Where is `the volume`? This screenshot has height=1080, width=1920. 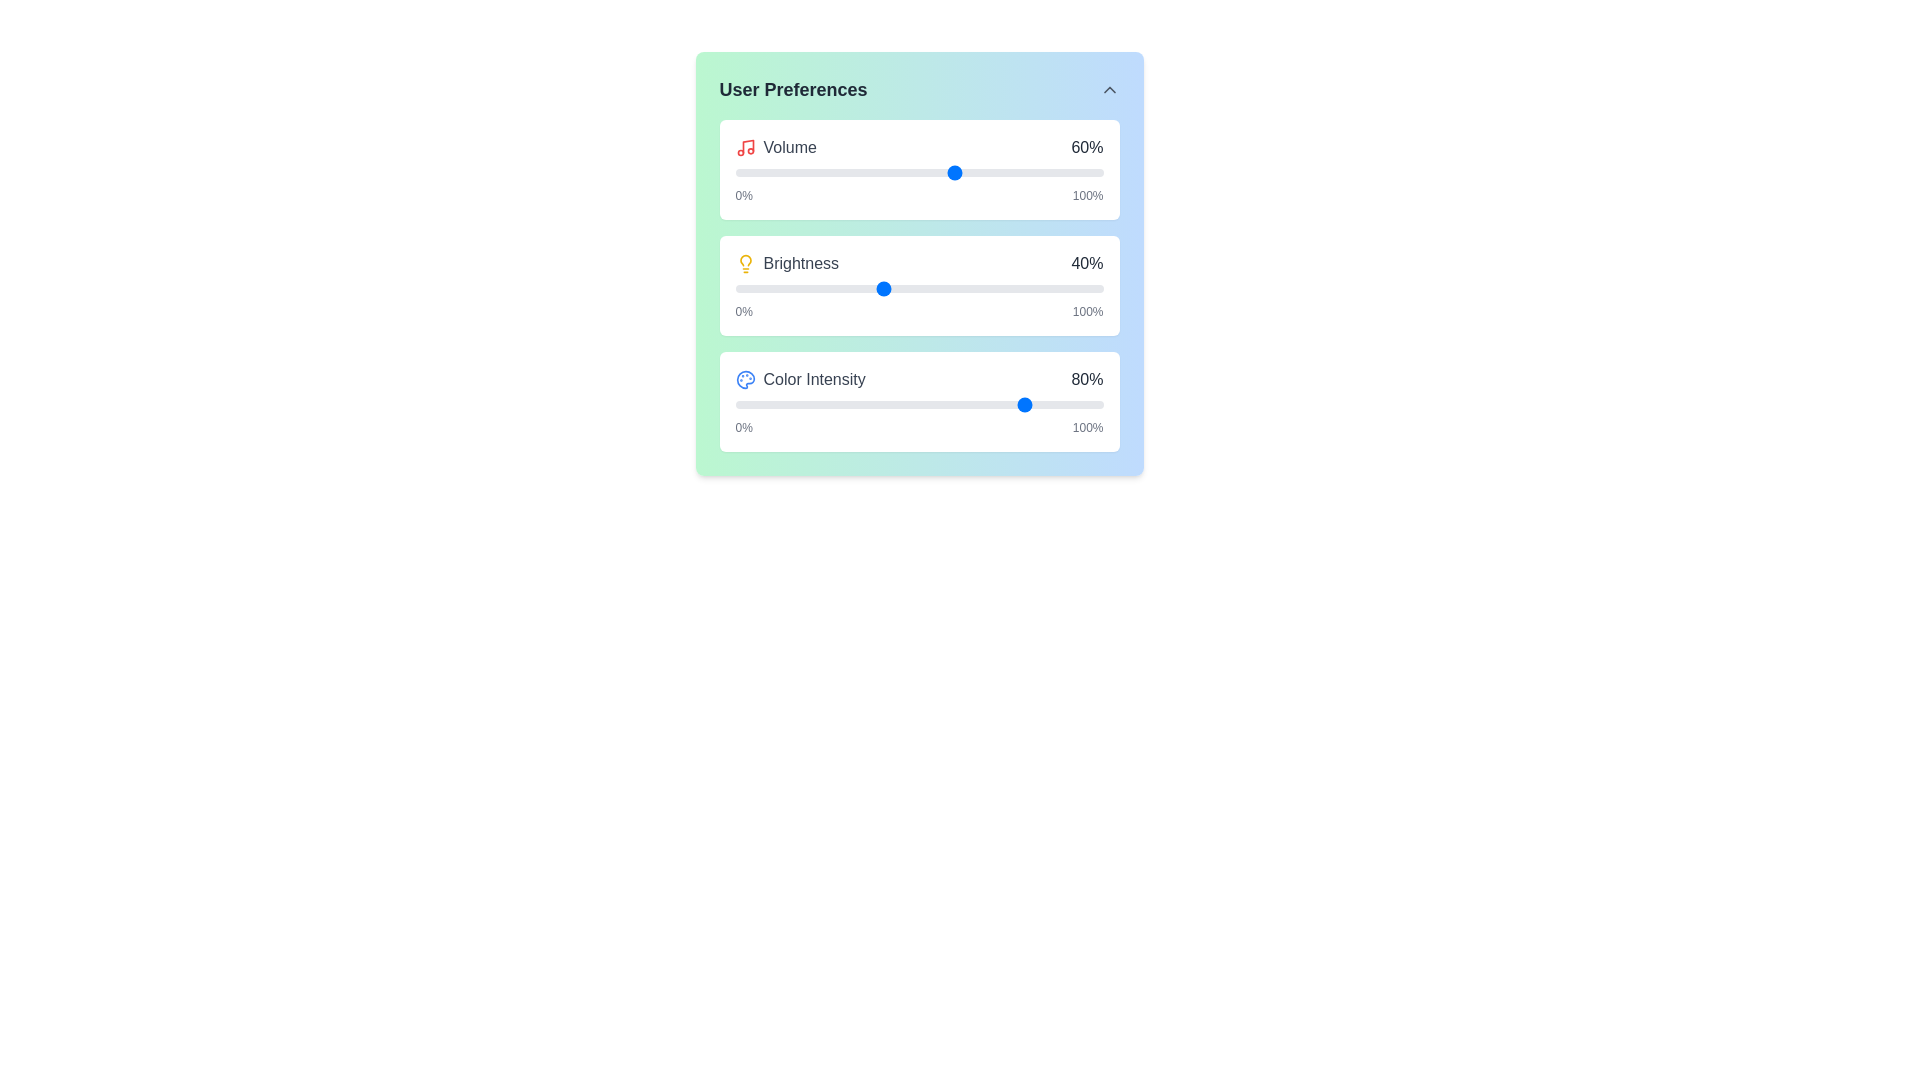 the volume is located at coordinates (900, 172).